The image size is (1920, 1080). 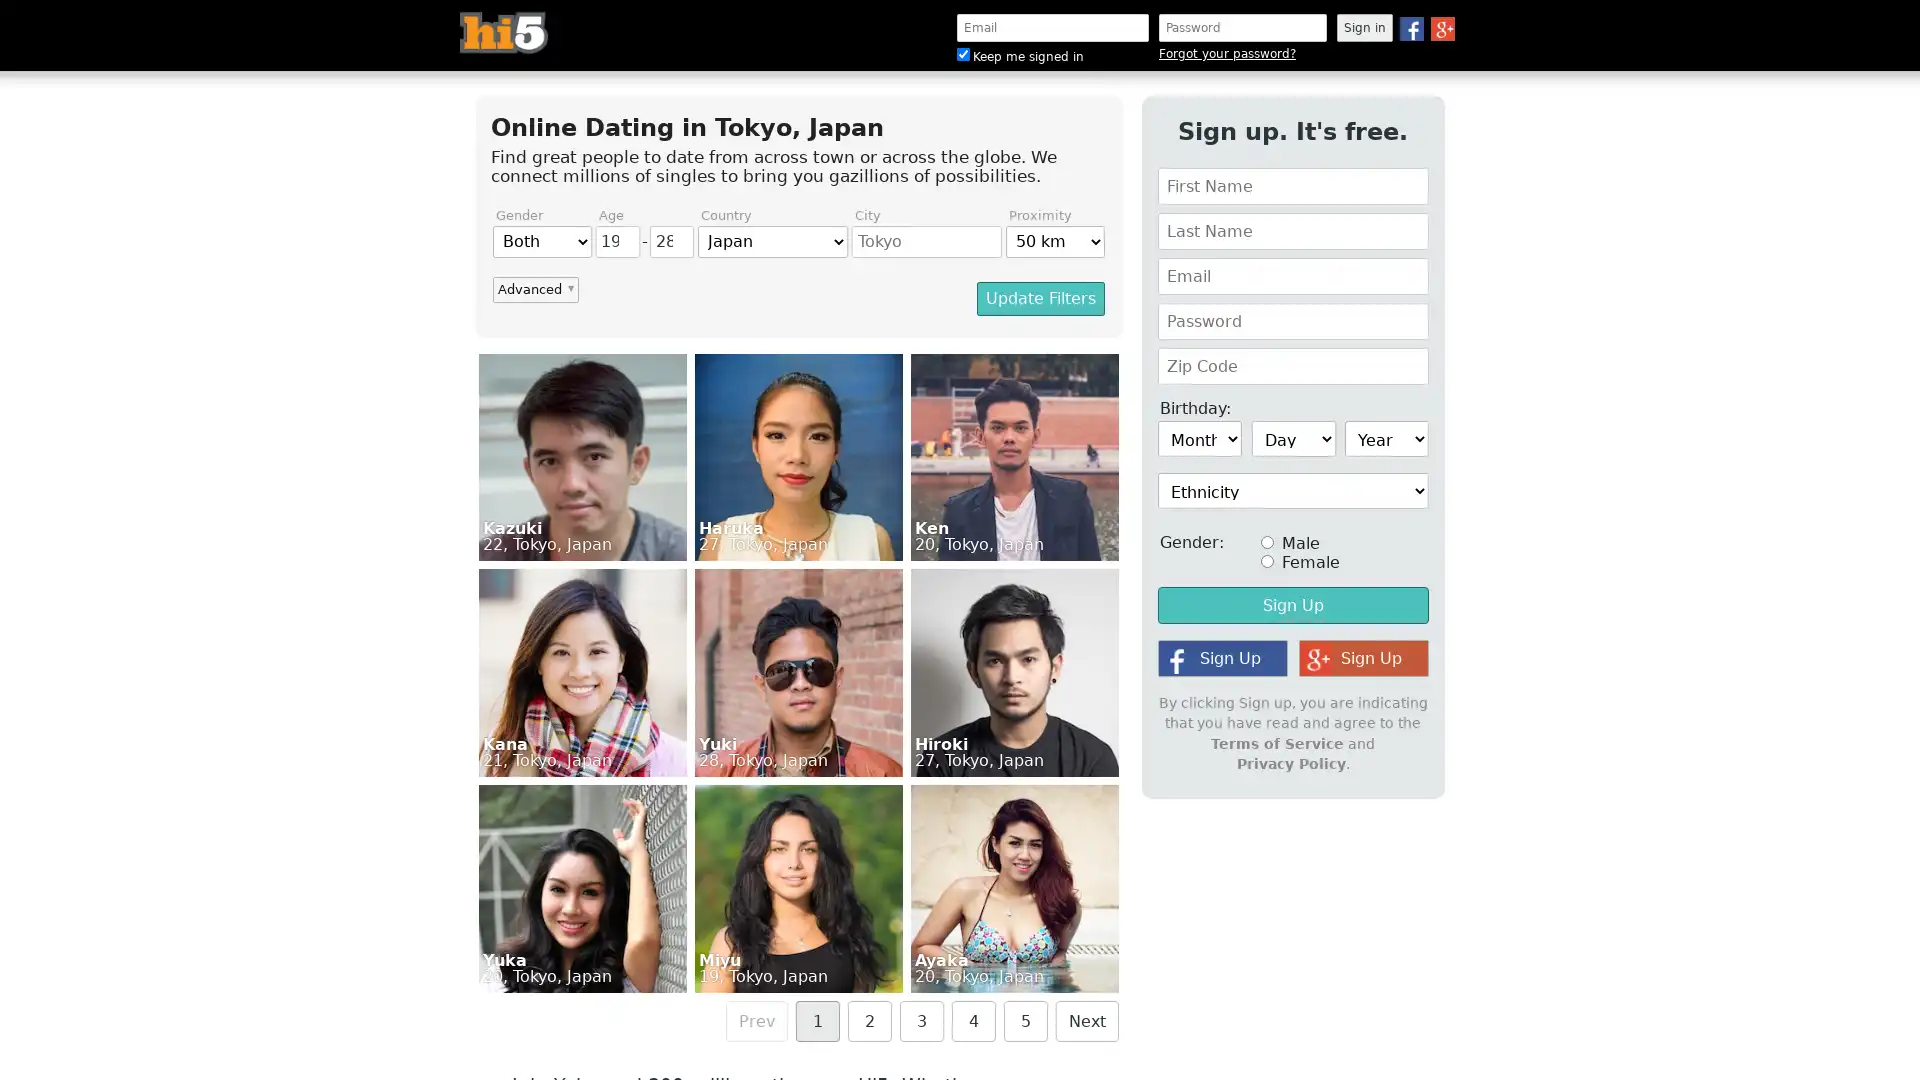 What do you see at coordinates (1362, 658) in the screenshot?
I see `Sign Up` at bounding box center [1362, 658].